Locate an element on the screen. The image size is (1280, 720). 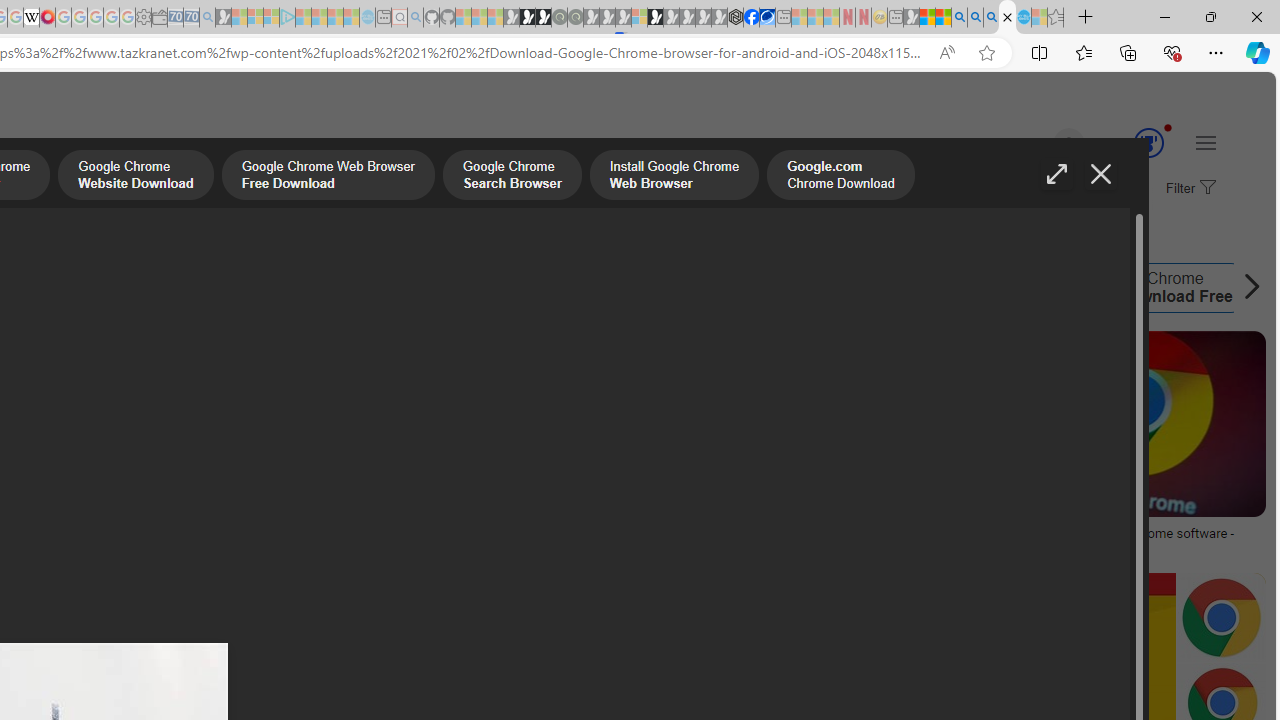
'Google Chrome Search Browser' is located at coordinates (512, 176).